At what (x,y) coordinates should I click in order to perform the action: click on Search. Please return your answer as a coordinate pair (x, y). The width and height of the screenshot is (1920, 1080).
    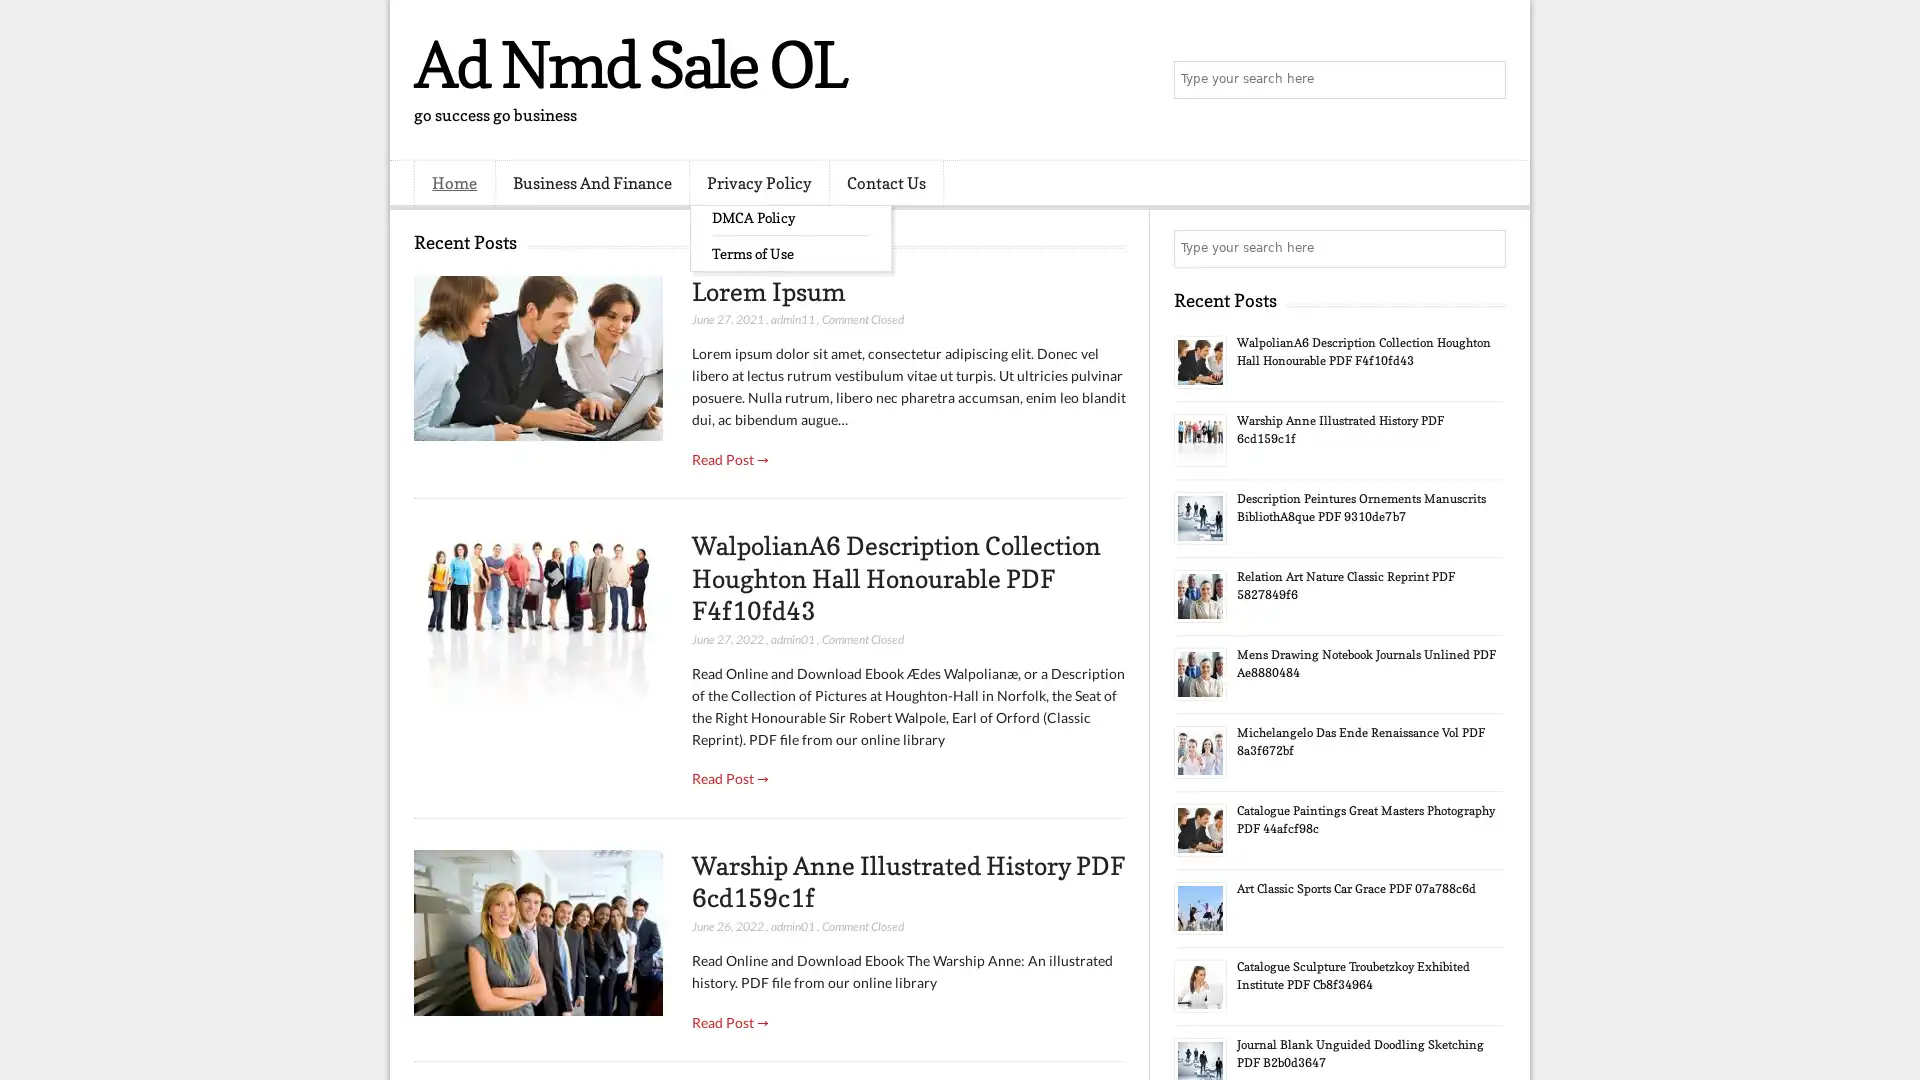
    Looking at the image, I should click on (1485, 80).